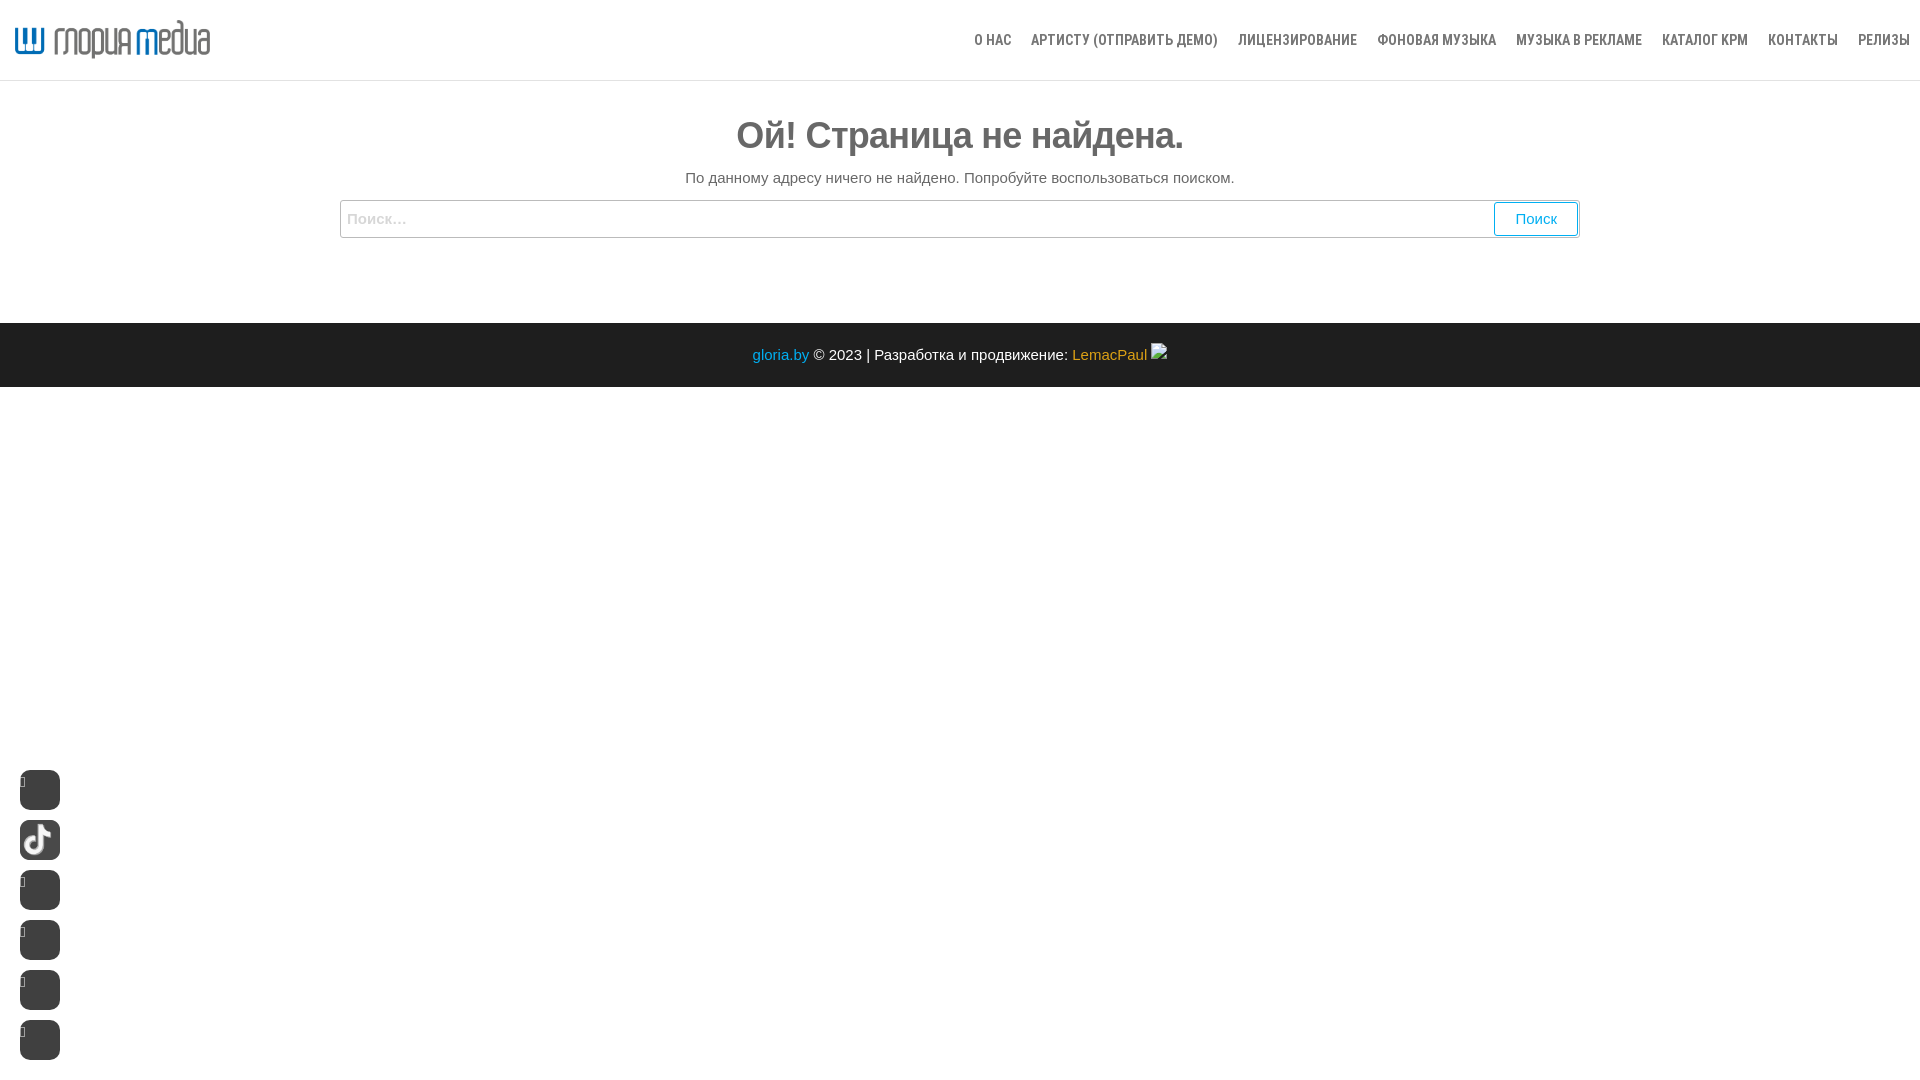  Describe the element at coordinates (780, 353) in the screenshot. I see `'gloria.by'` at that location.